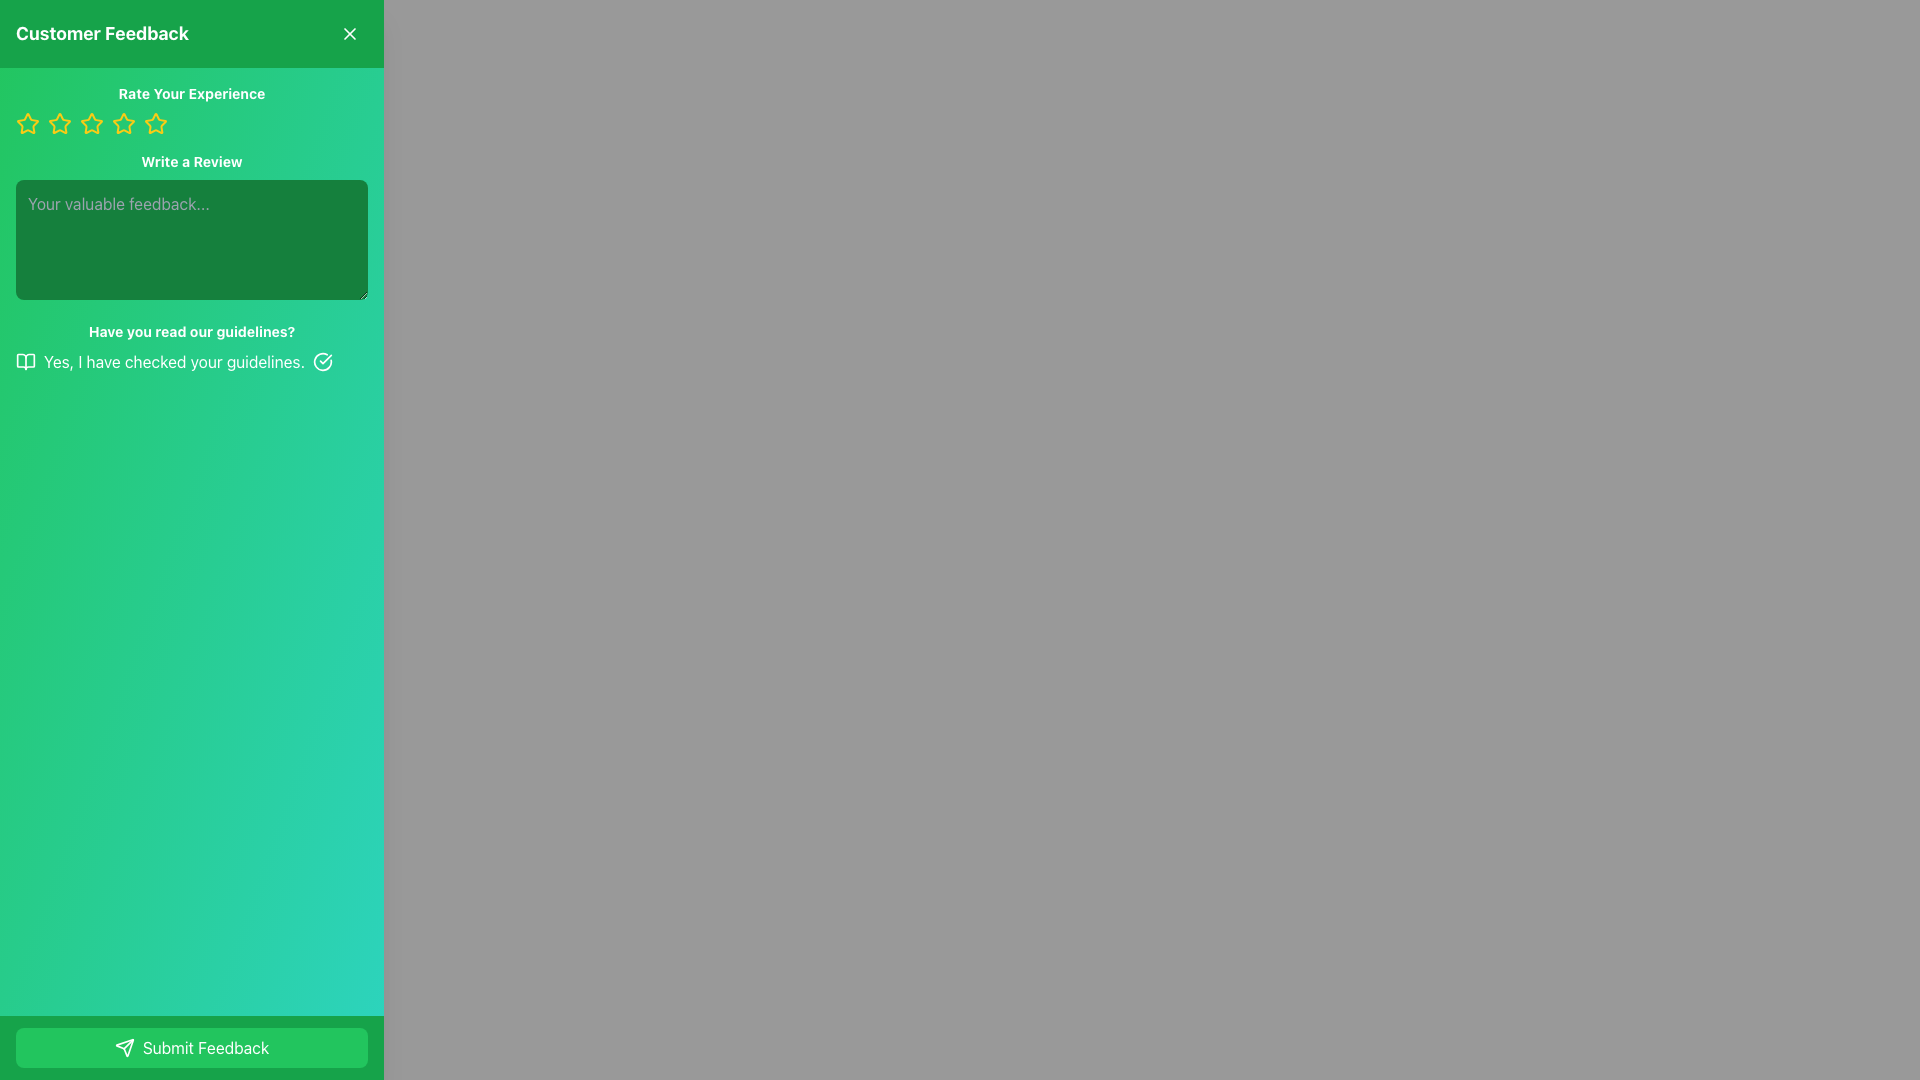  Describe the element at coordinates (350, 34) in the screenshot. I see `the close button (X icon) located in the top-right corner of the green header bar titled 'Customer Feedback'` at that location.